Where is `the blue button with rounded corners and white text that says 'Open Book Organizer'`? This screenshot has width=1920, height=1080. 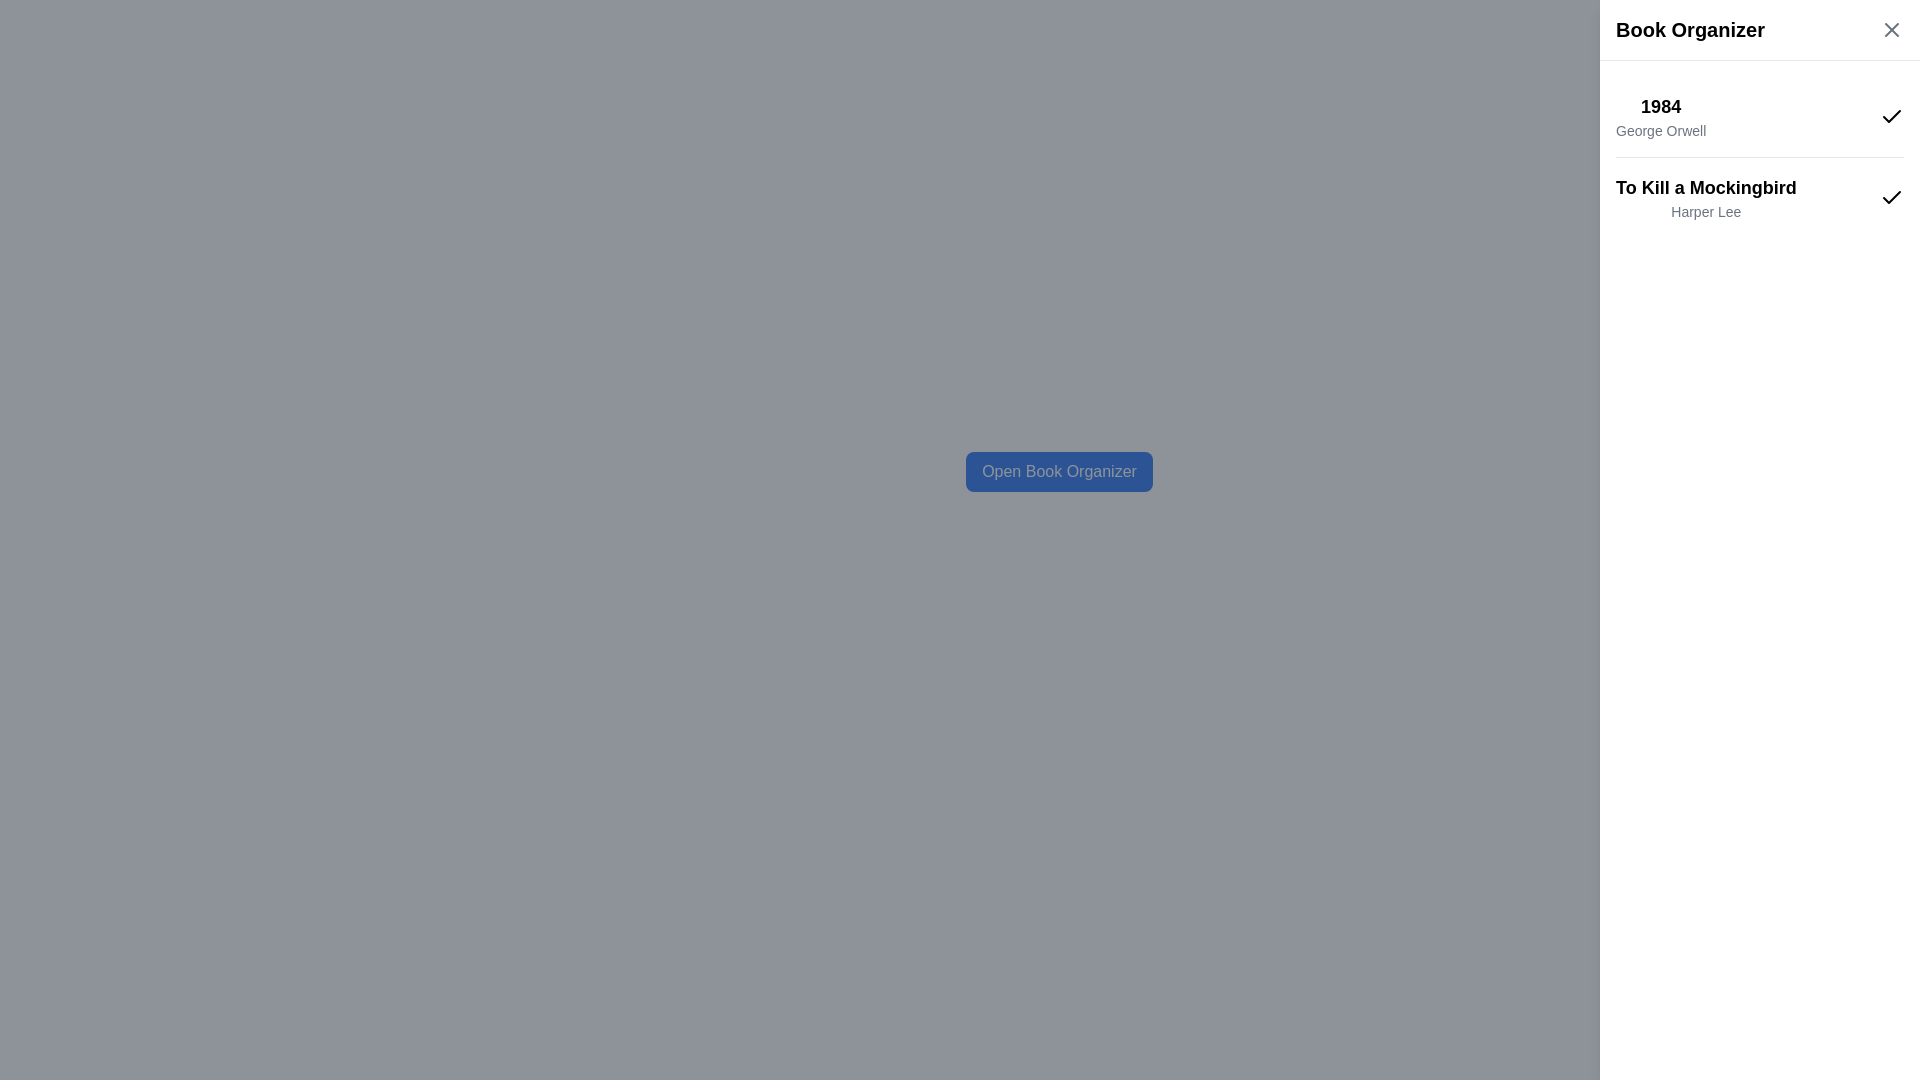
the blue button with rounded corners and white text that says 'Open Book Organizer' is located at coordinates (1058, 471).